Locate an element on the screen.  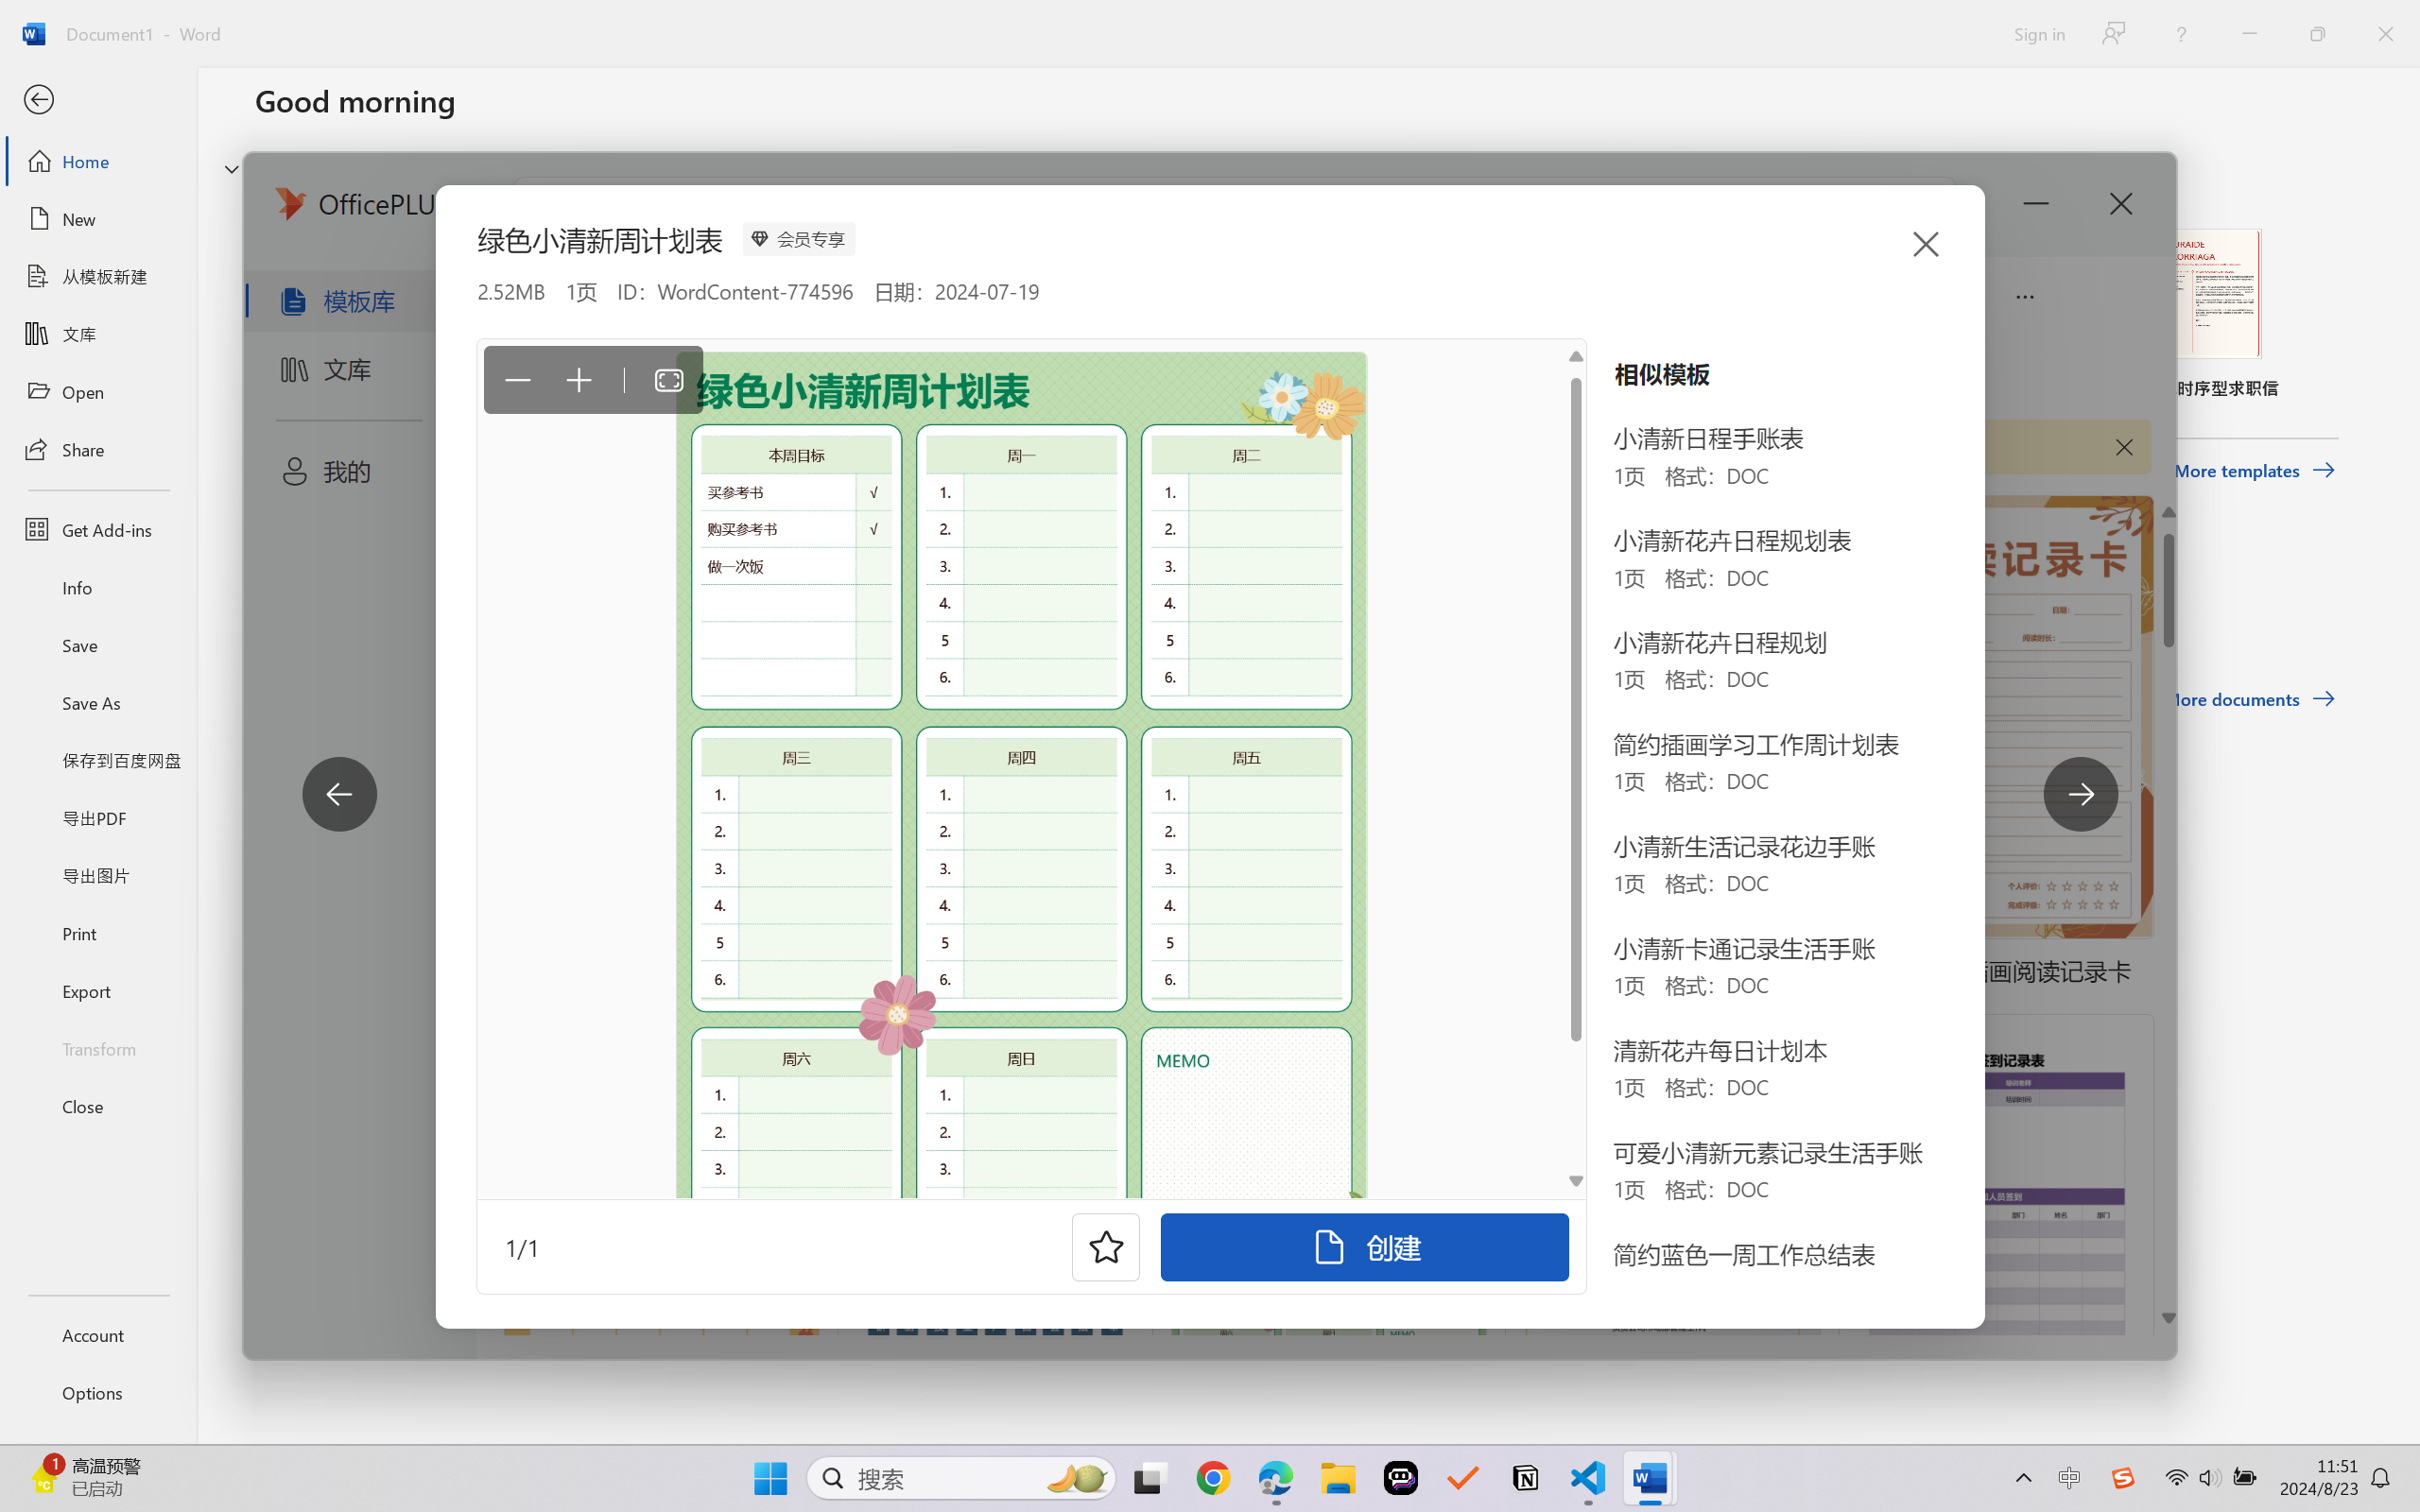
'Info' is located at coordinates (97, 586).